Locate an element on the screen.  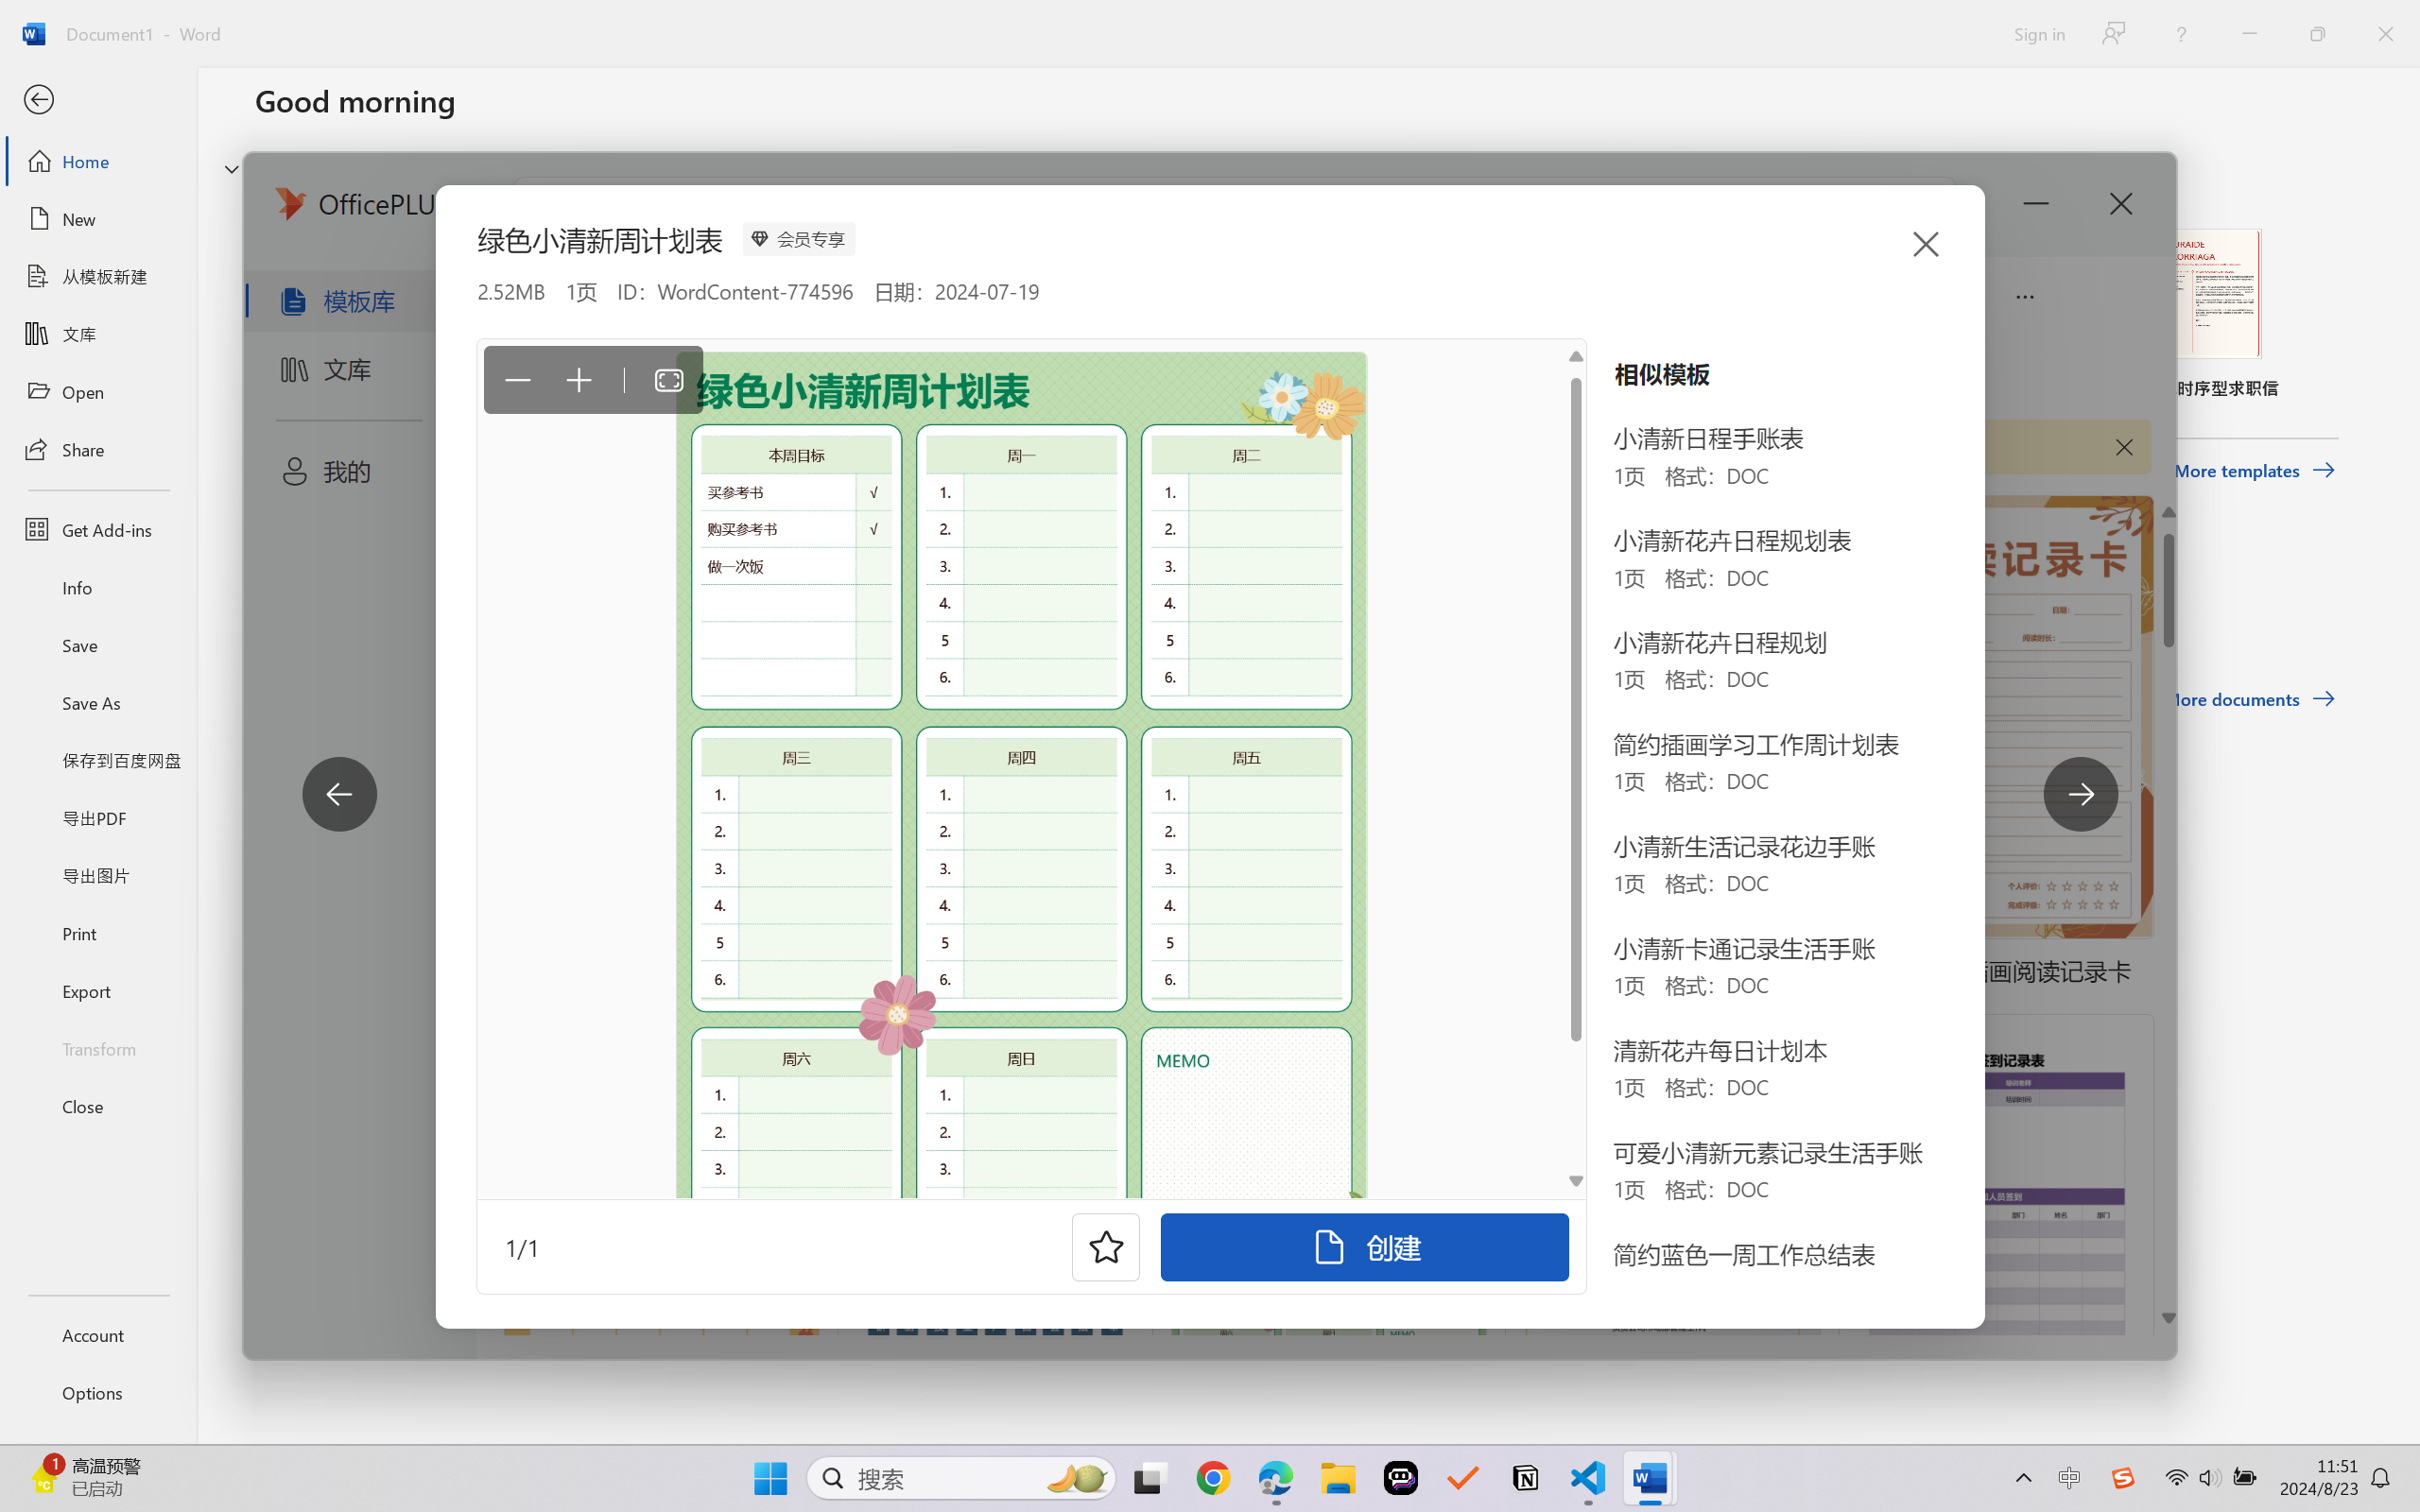
'Info' is located at coordinates (97, 586).